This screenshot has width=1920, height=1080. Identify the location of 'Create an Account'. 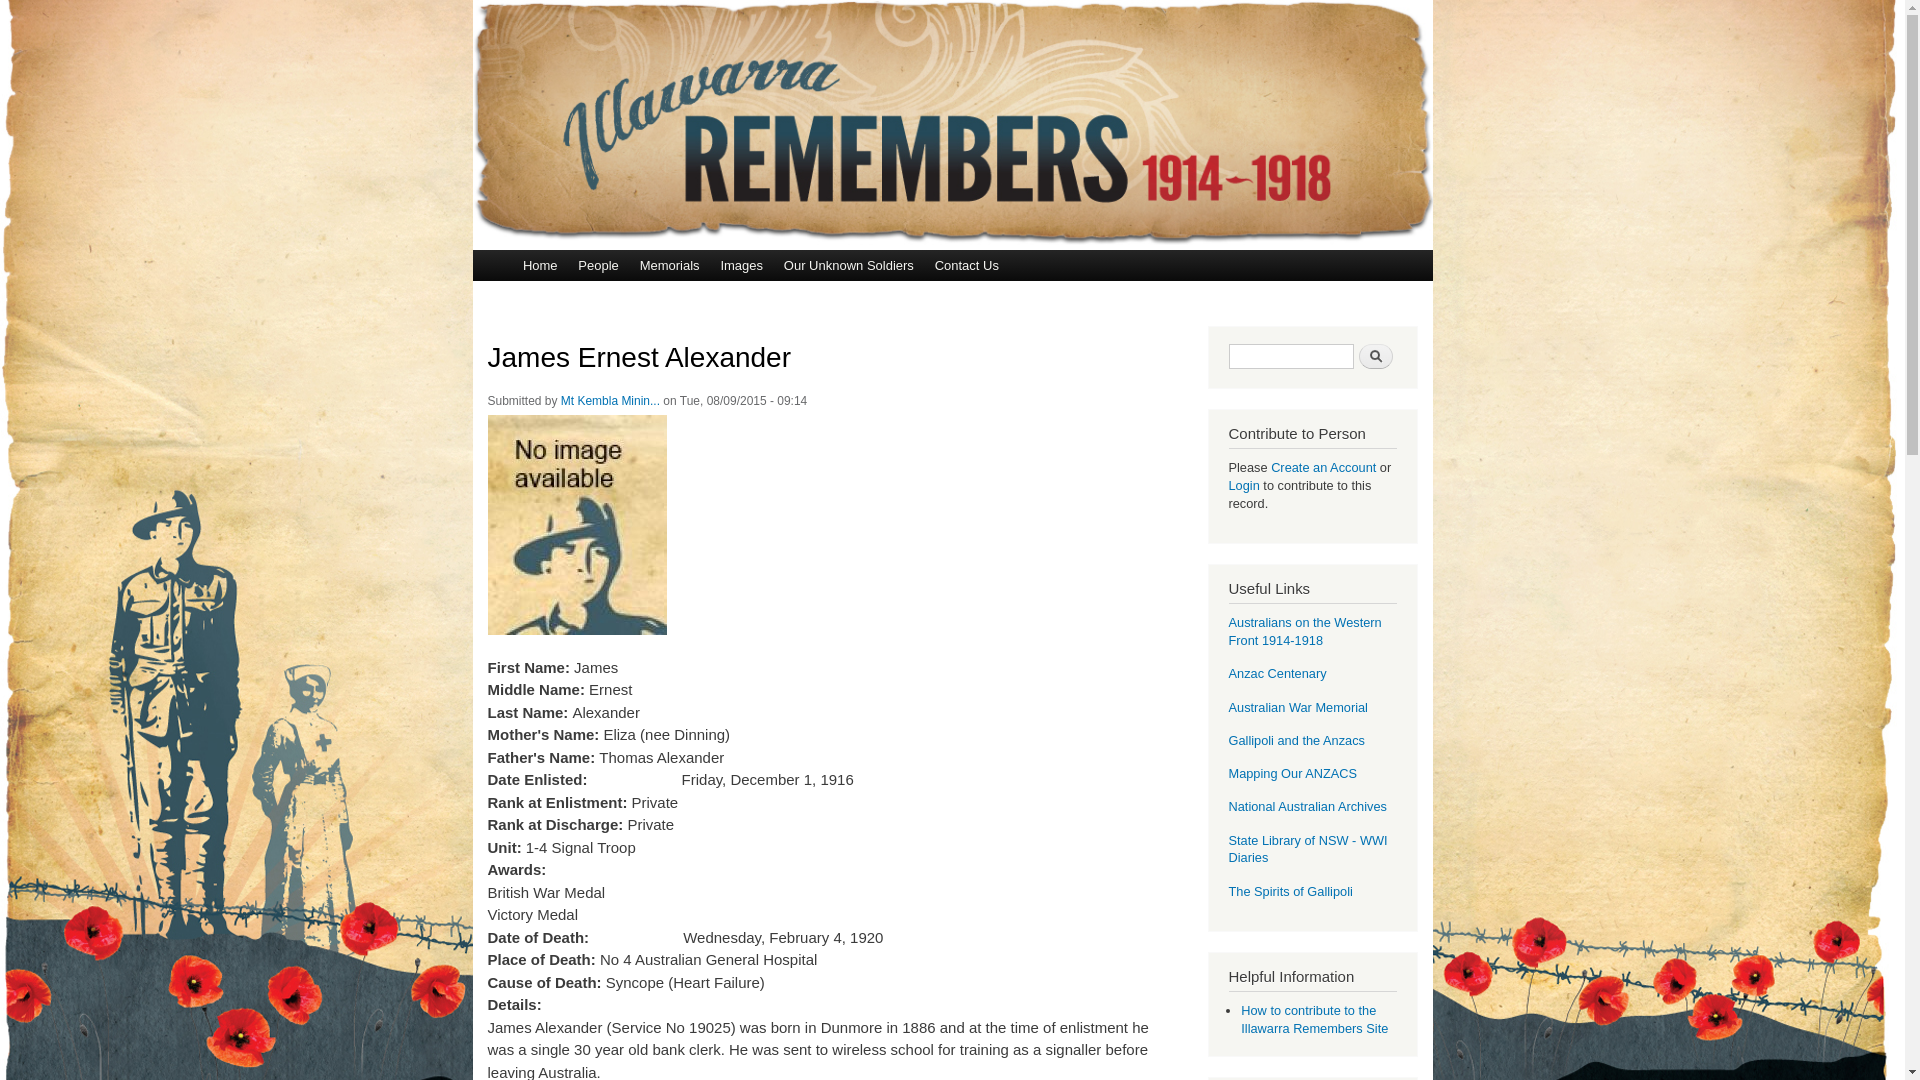
(1323, 467).